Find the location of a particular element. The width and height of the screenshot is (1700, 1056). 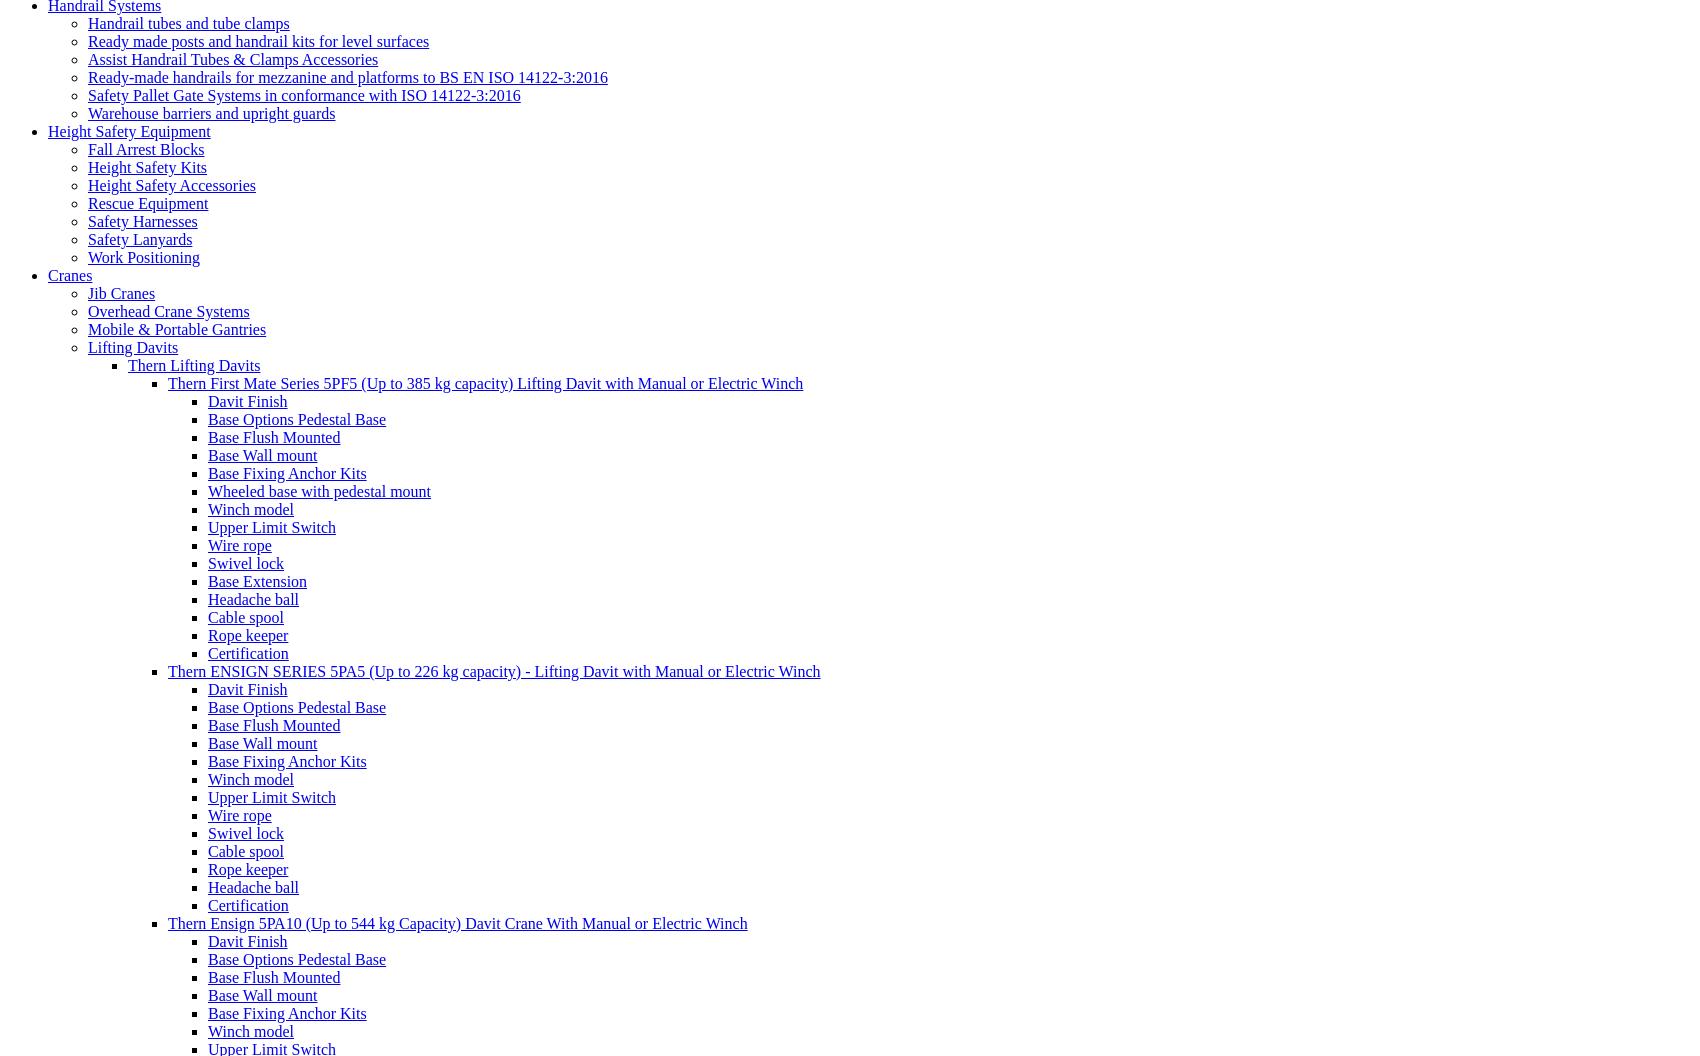

'Thern ENSIGN SERIES 5PA5 (Up to 226 kg capacity) - Lifting Davit with Manual or Electric Winch' is located at coordinates (494, 670).